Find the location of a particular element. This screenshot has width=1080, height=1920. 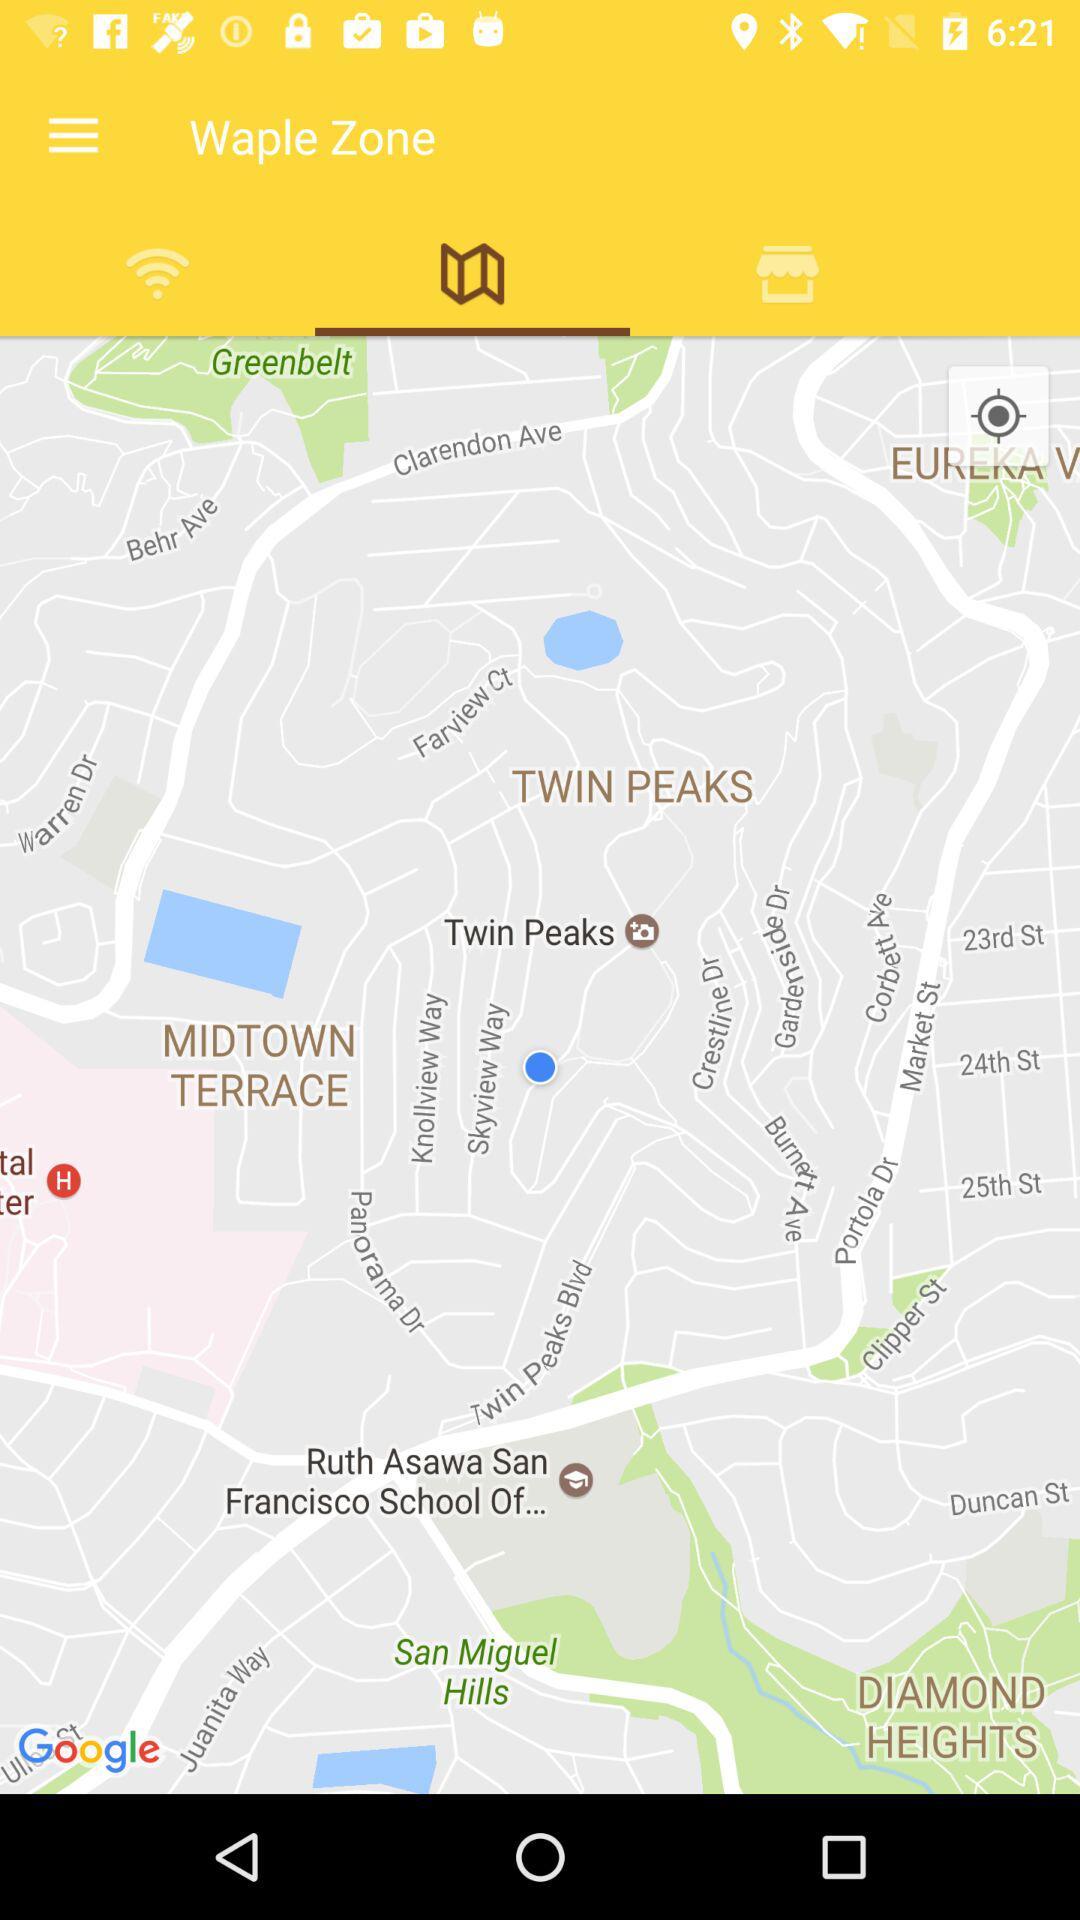

stores is located at coordinates (786, 272).